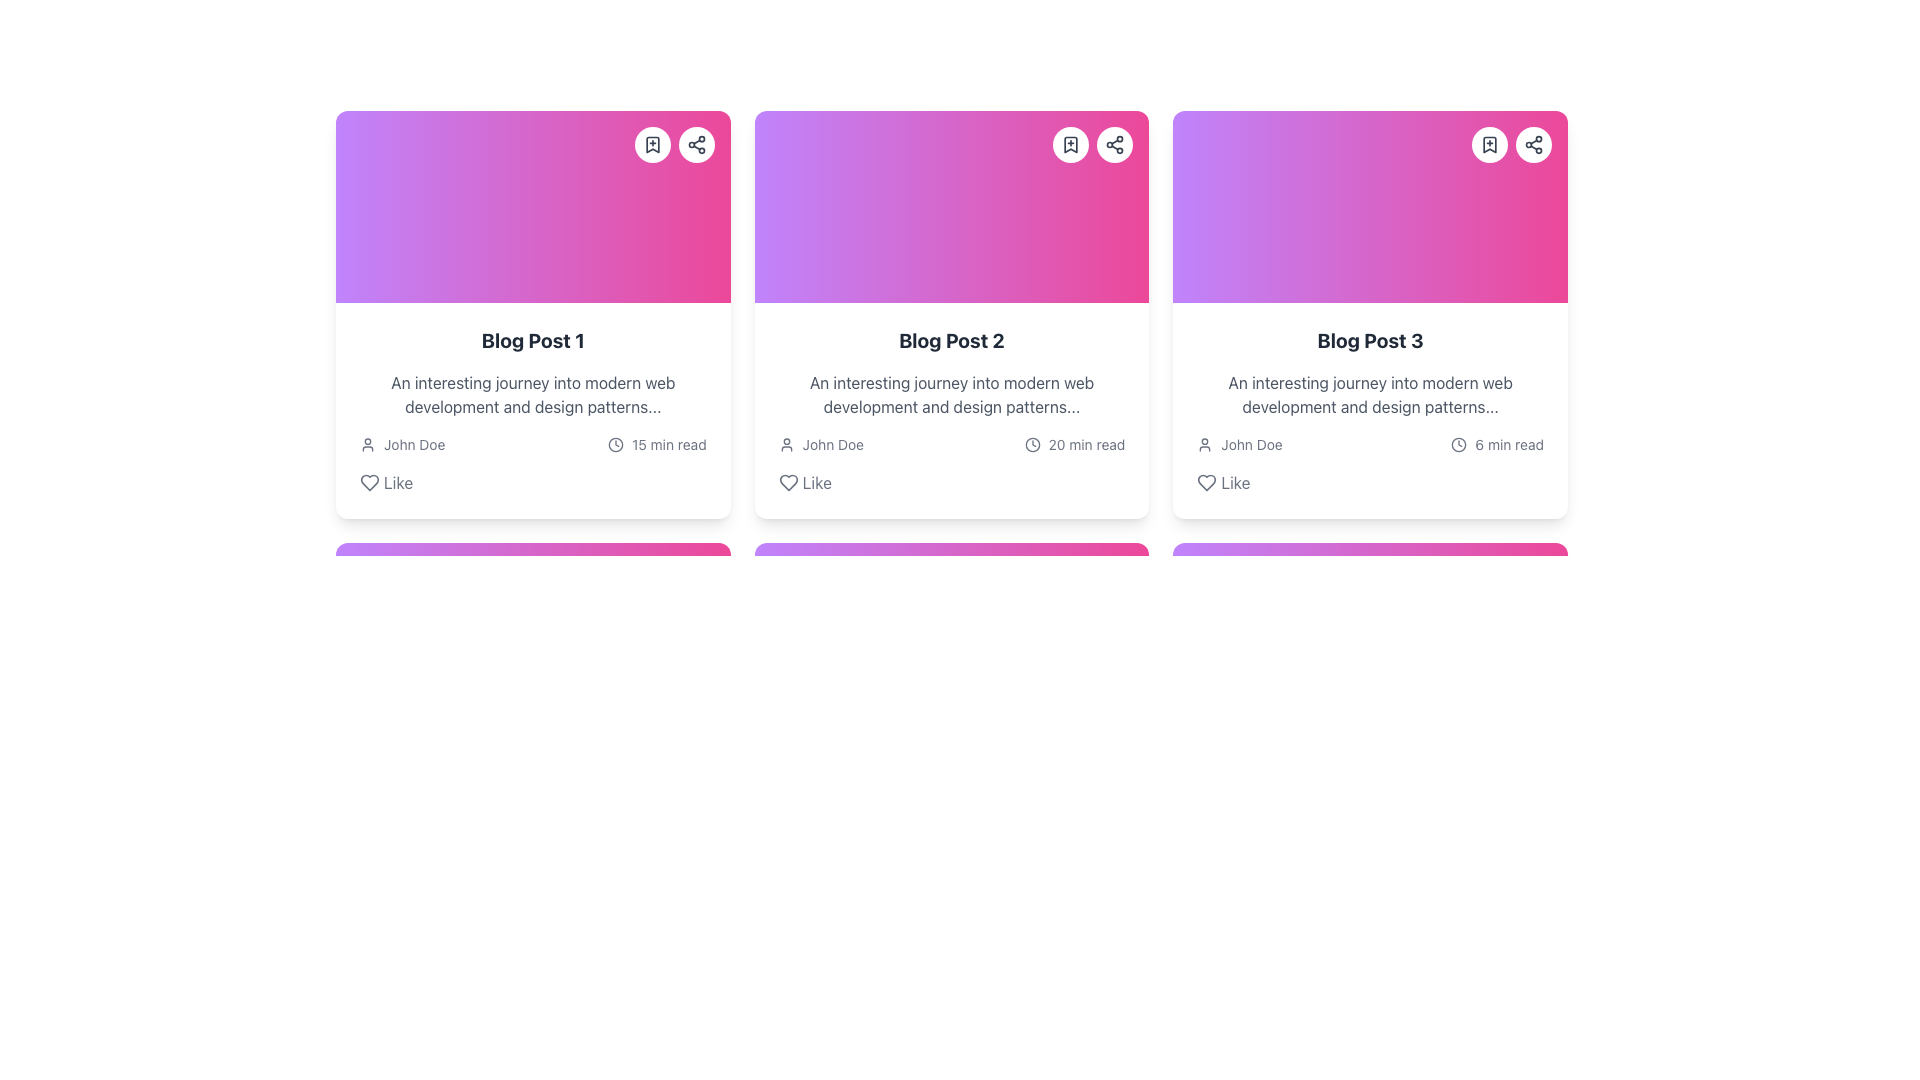  I want to click on the 'Like' button, which consists of a heart icon and the text 'Like', located at the bottom of the 'Blog Post 1' card under the article summary and author information, so click(386, 482).